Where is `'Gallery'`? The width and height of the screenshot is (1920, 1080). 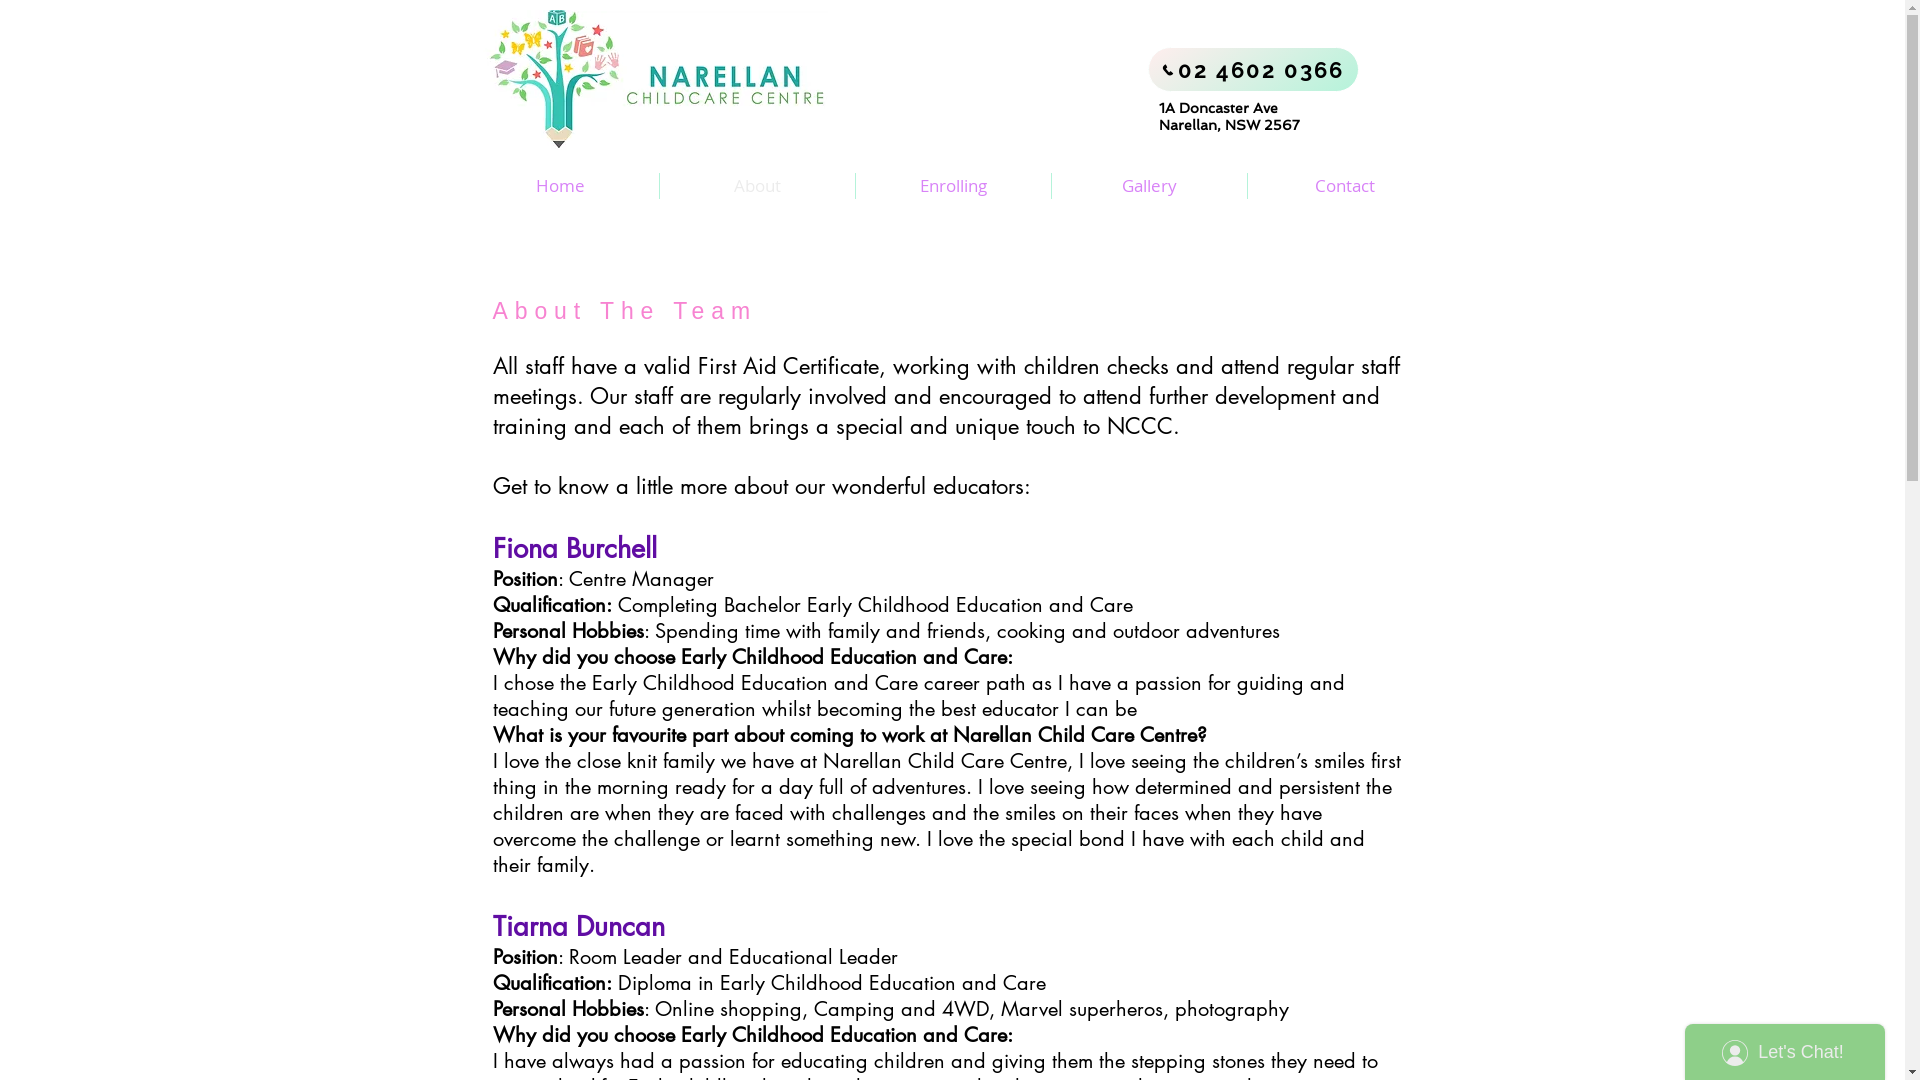 'Gallery' is located at coordinates (1149, 185).